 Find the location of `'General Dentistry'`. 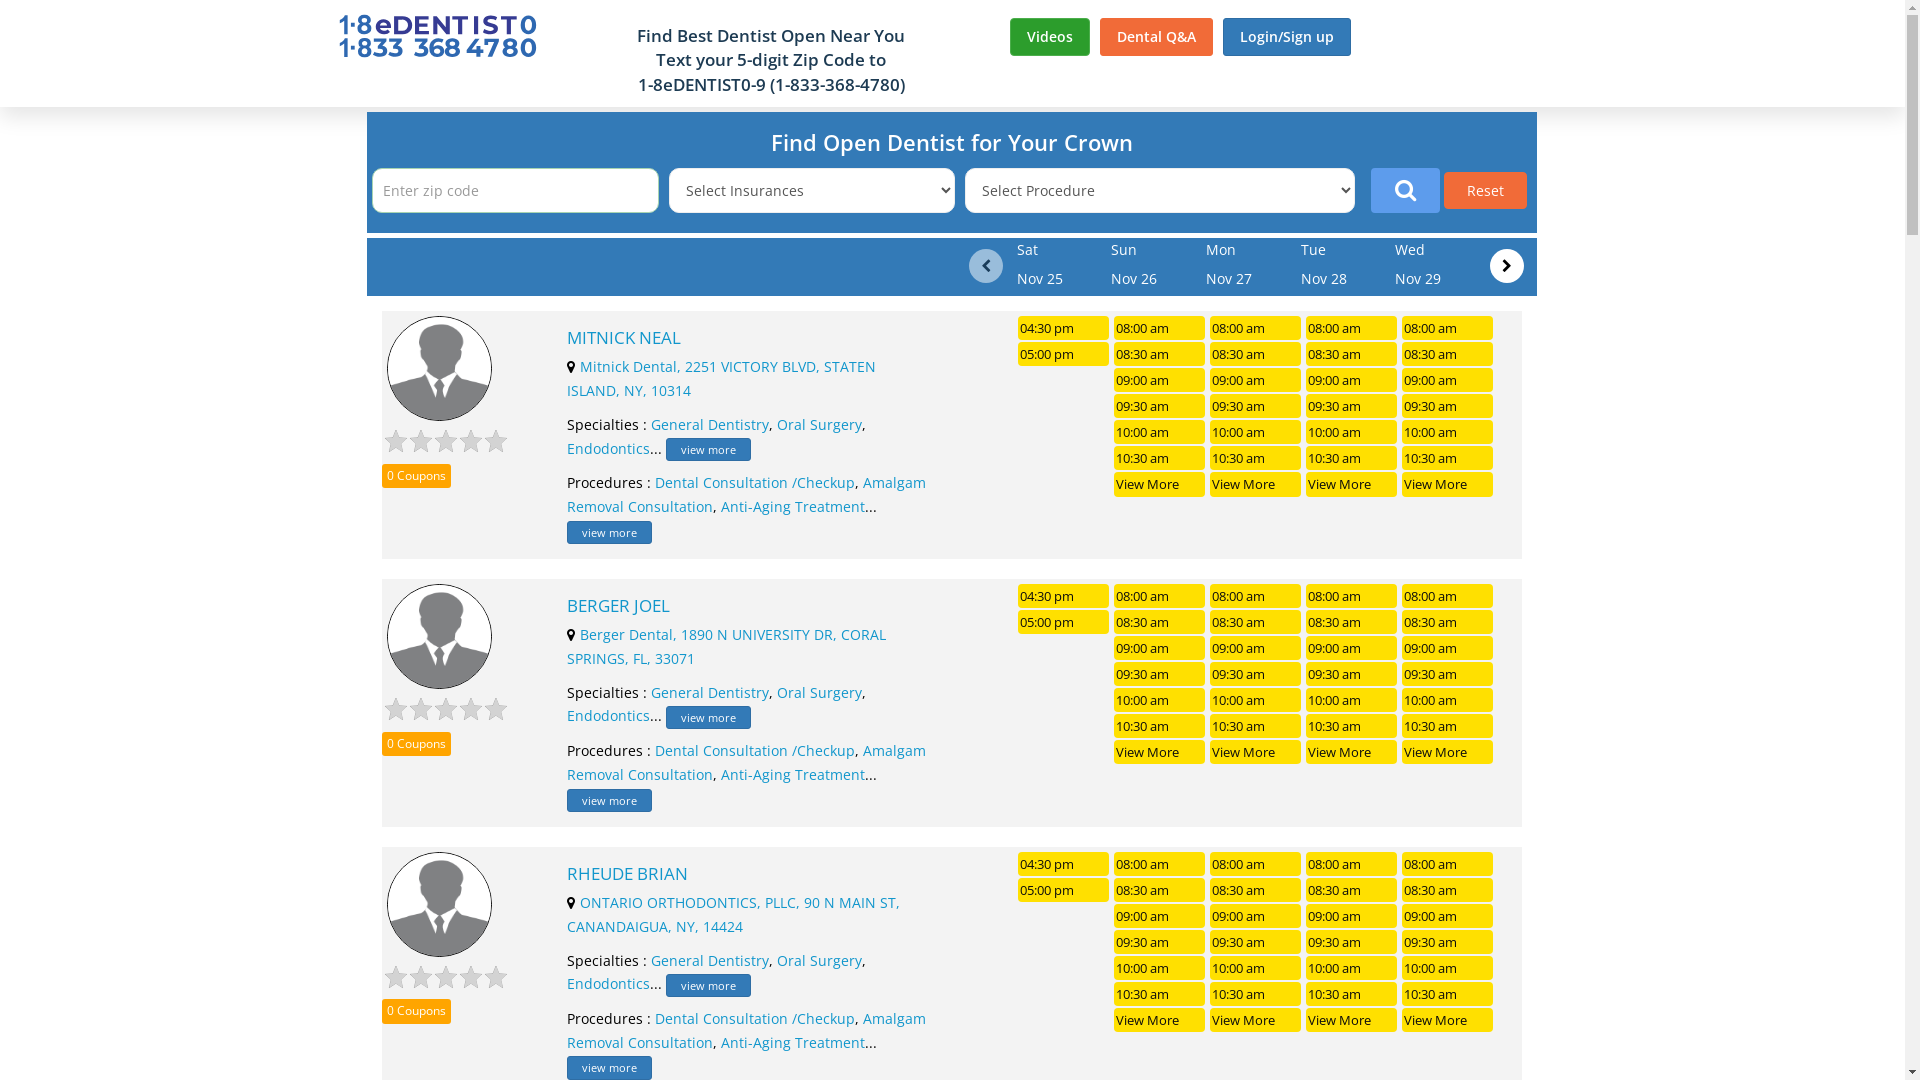

'General Dentistry' is located at coordinates (651, 423).